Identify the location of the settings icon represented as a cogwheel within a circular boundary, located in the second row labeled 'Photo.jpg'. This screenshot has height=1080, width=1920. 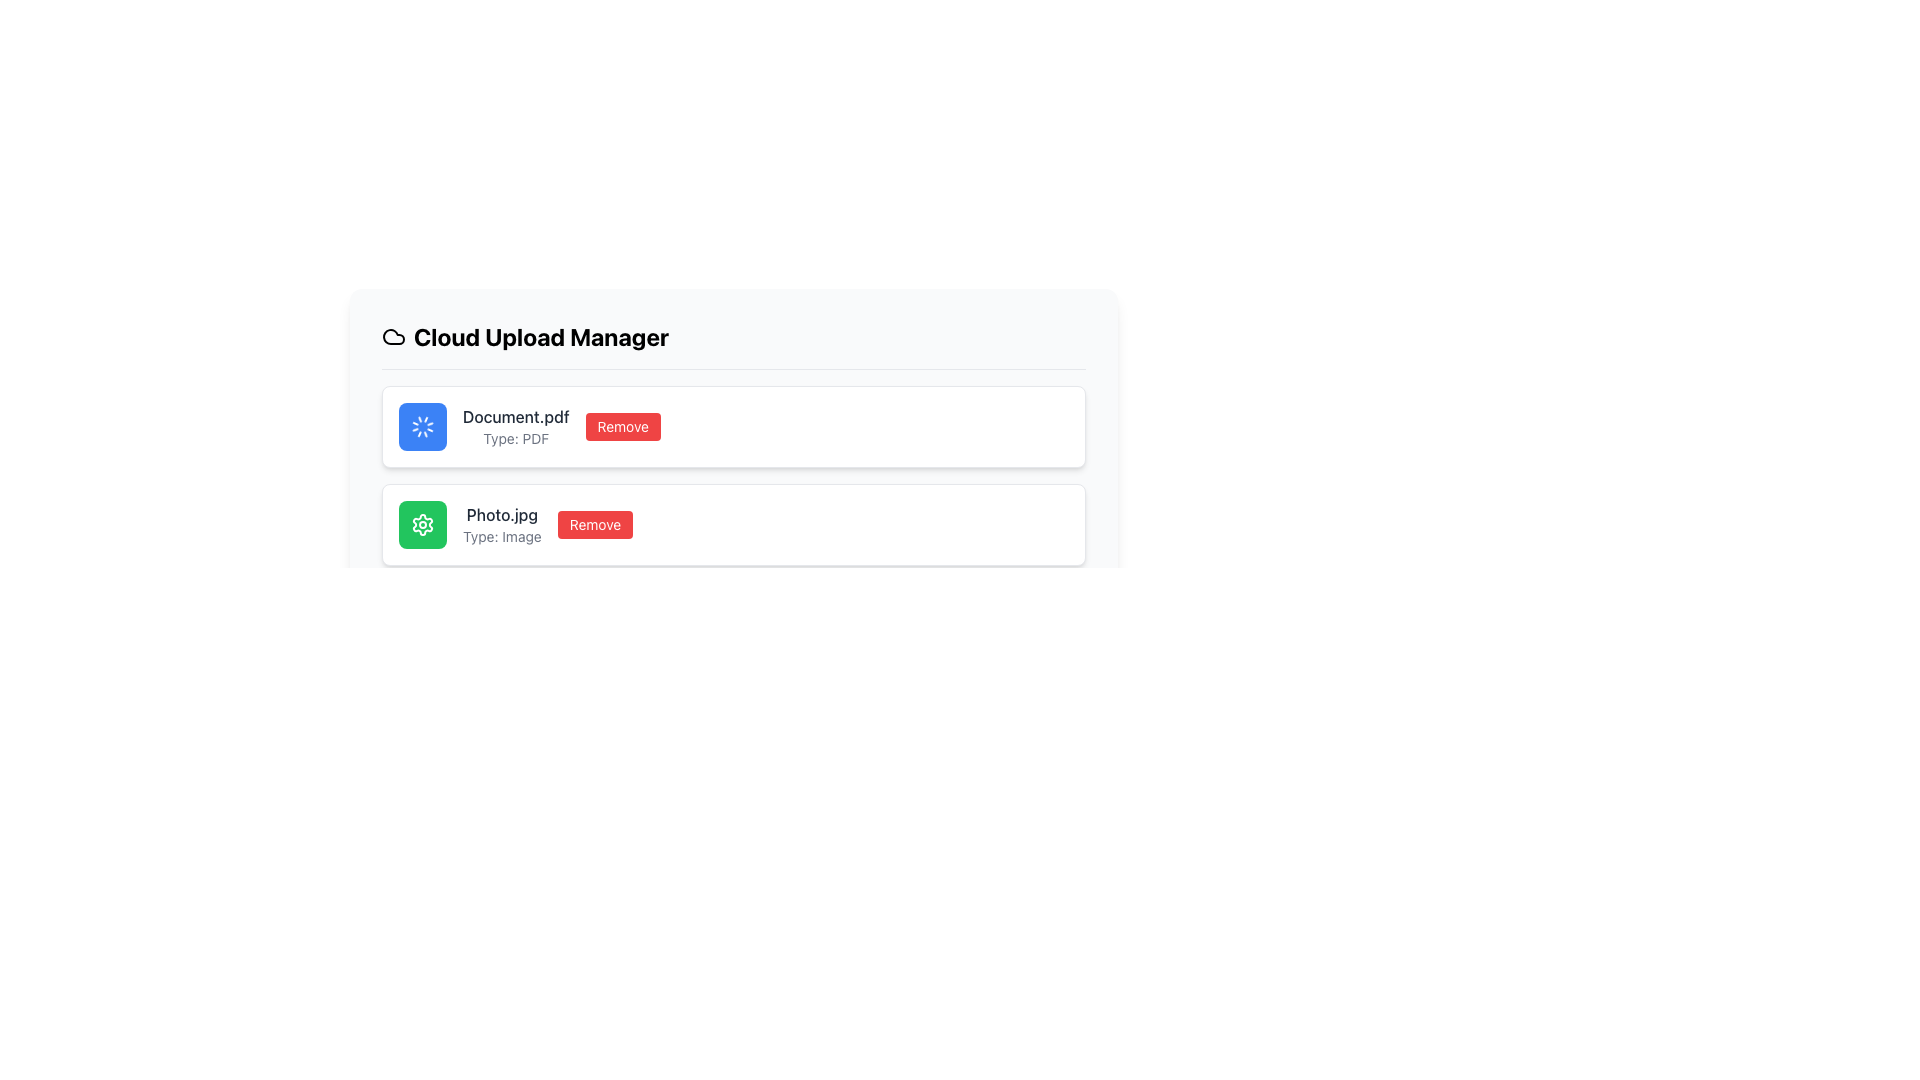
(421, 523).